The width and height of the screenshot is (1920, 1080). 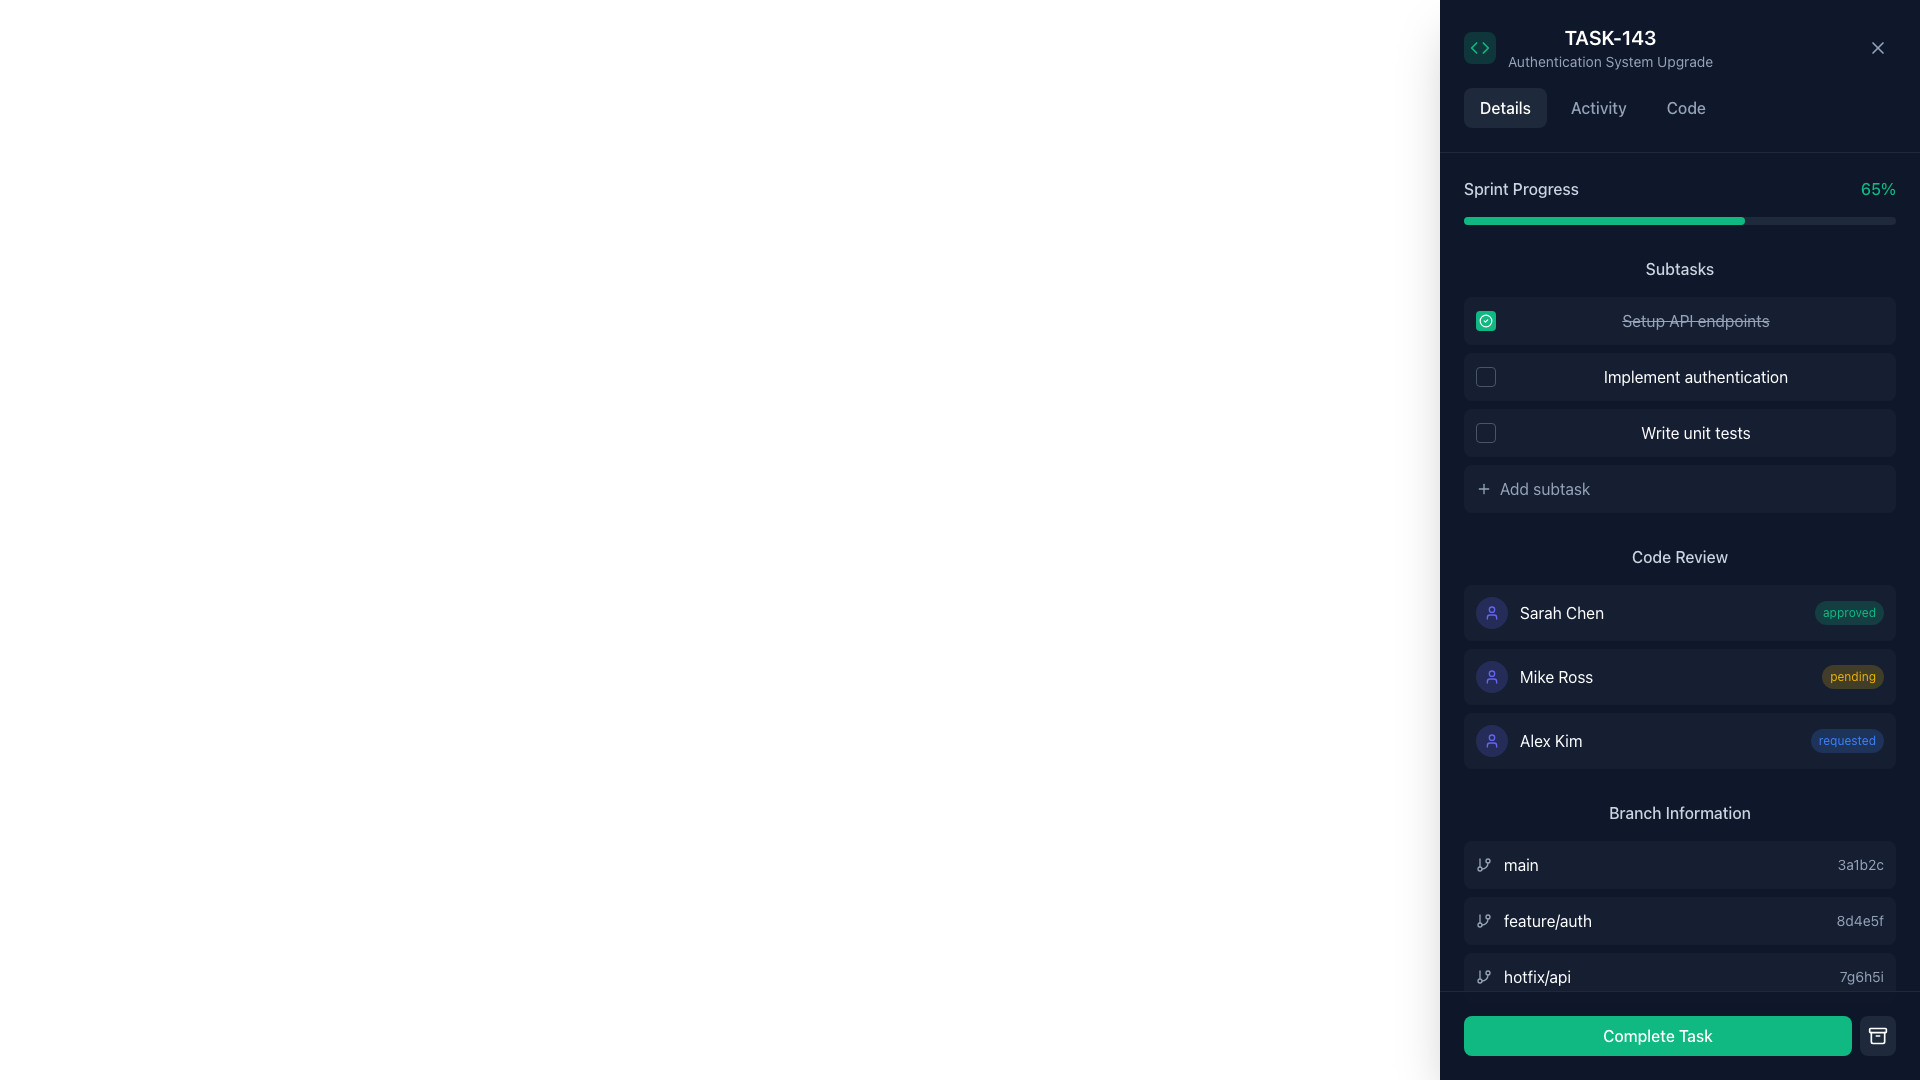 I want to click on the reviewer icon for 'Alex Kim' in the 'Code Review' section to visually identify the reviewer, so click(x=1492, y=676).